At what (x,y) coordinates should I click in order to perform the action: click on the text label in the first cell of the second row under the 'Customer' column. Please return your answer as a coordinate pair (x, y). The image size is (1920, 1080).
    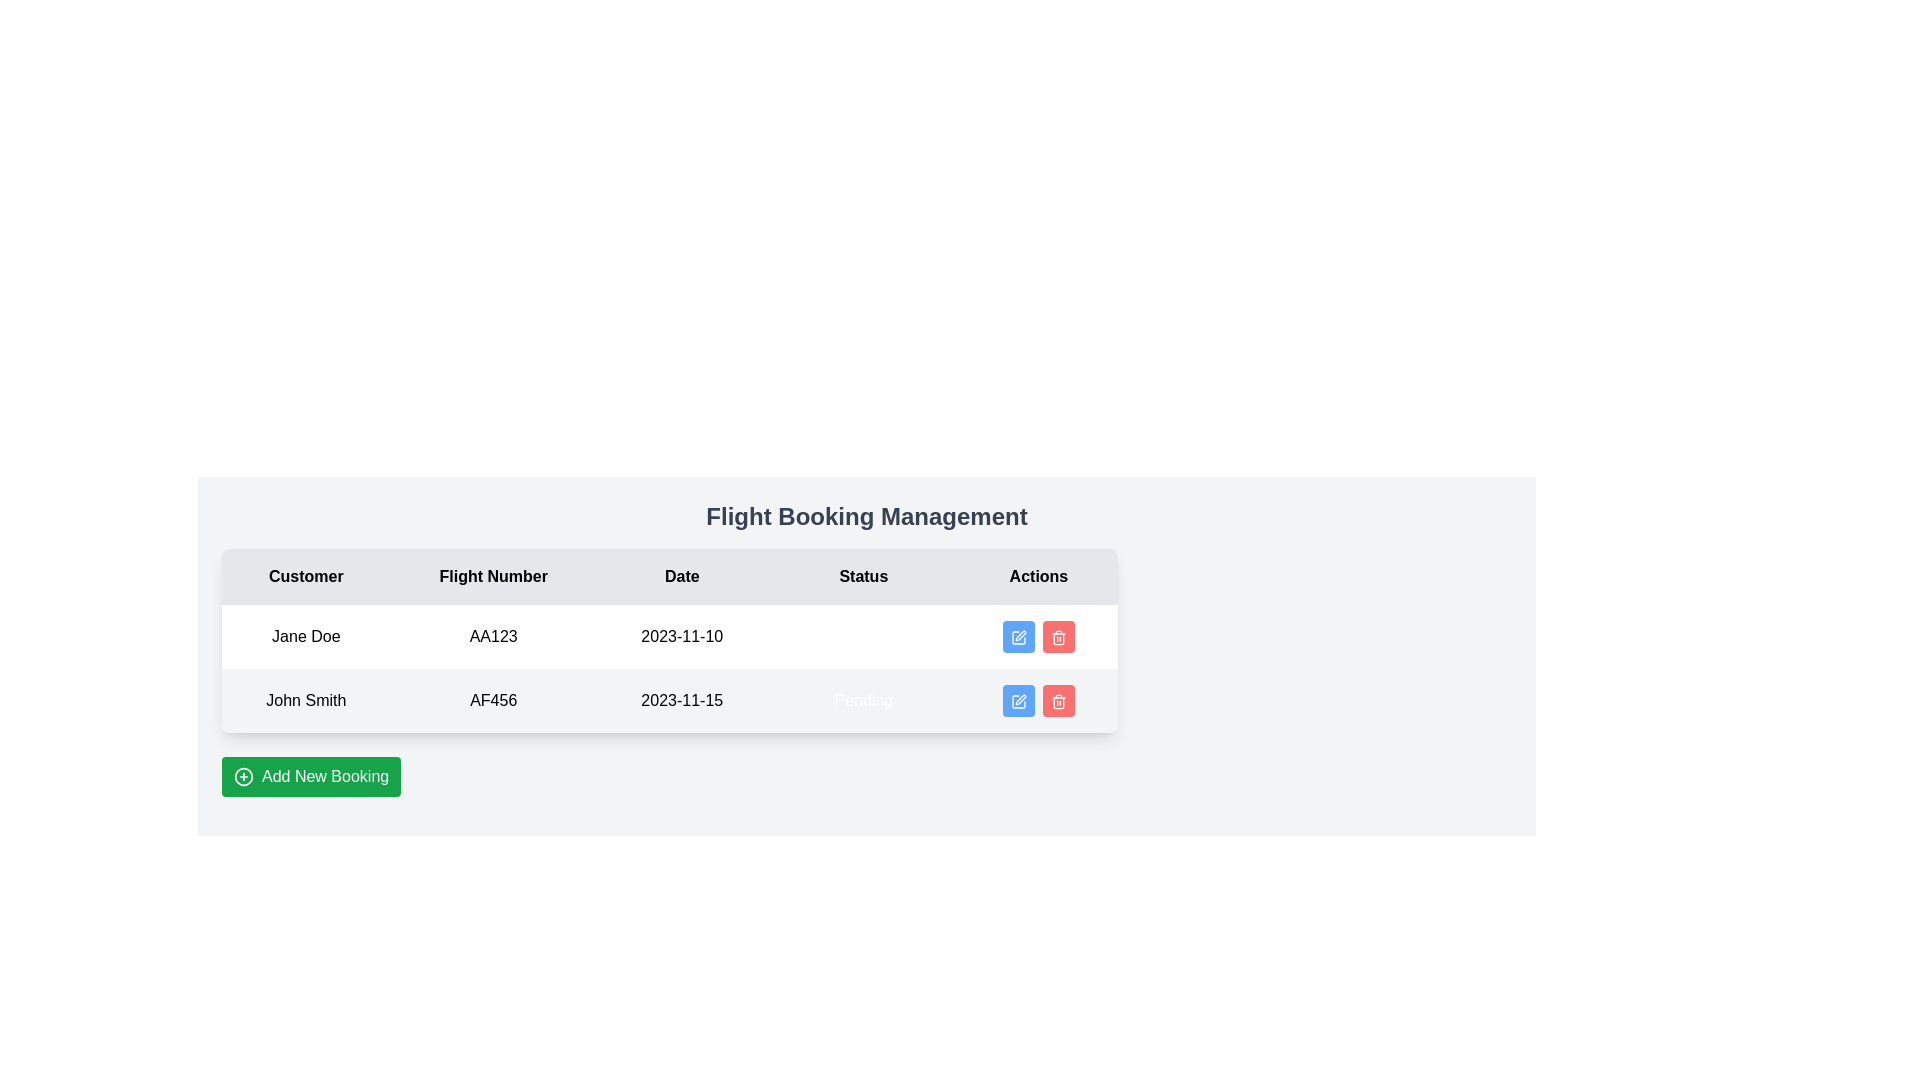
    Looking at the image, I should click on (305, 700).